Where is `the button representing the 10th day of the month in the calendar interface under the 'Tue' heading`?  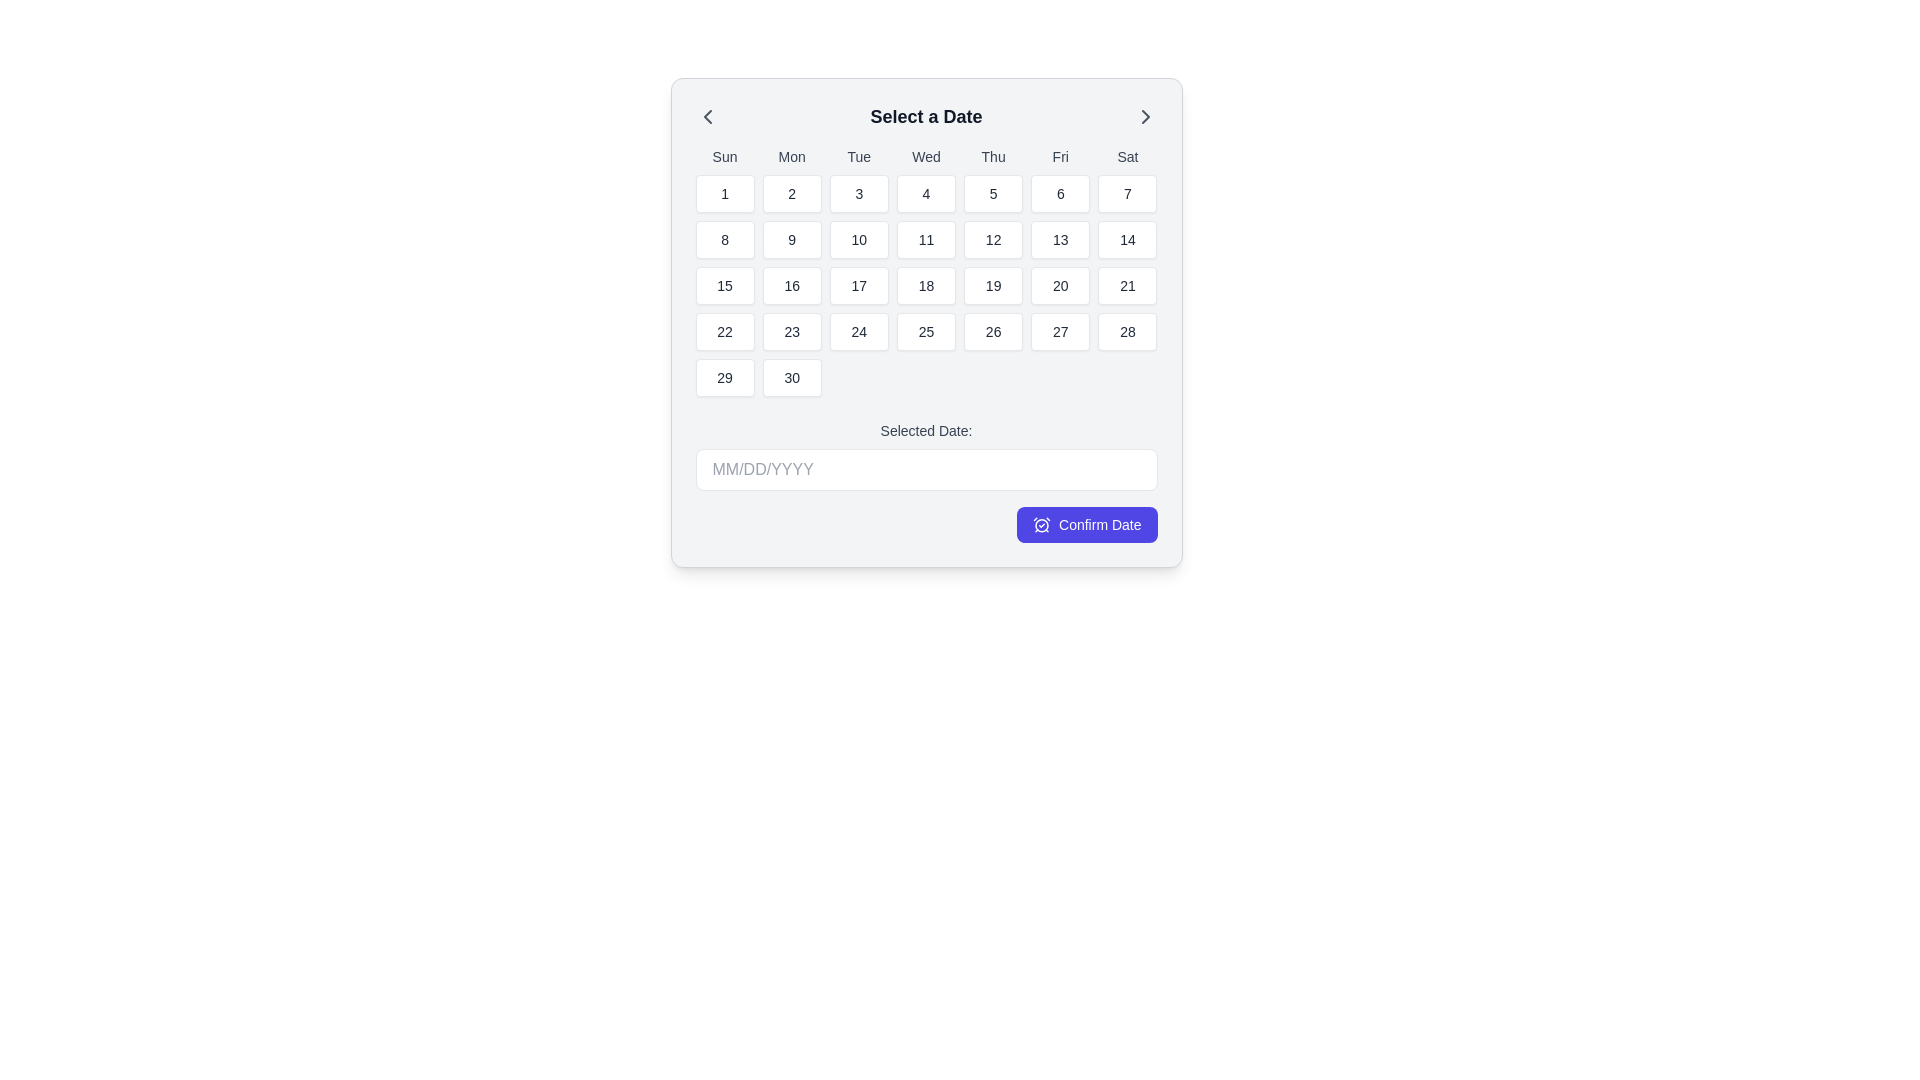
the button representing the 10th day of the month in the calendar interface under the 'Tue' heading is located at coordinates (859, 238).